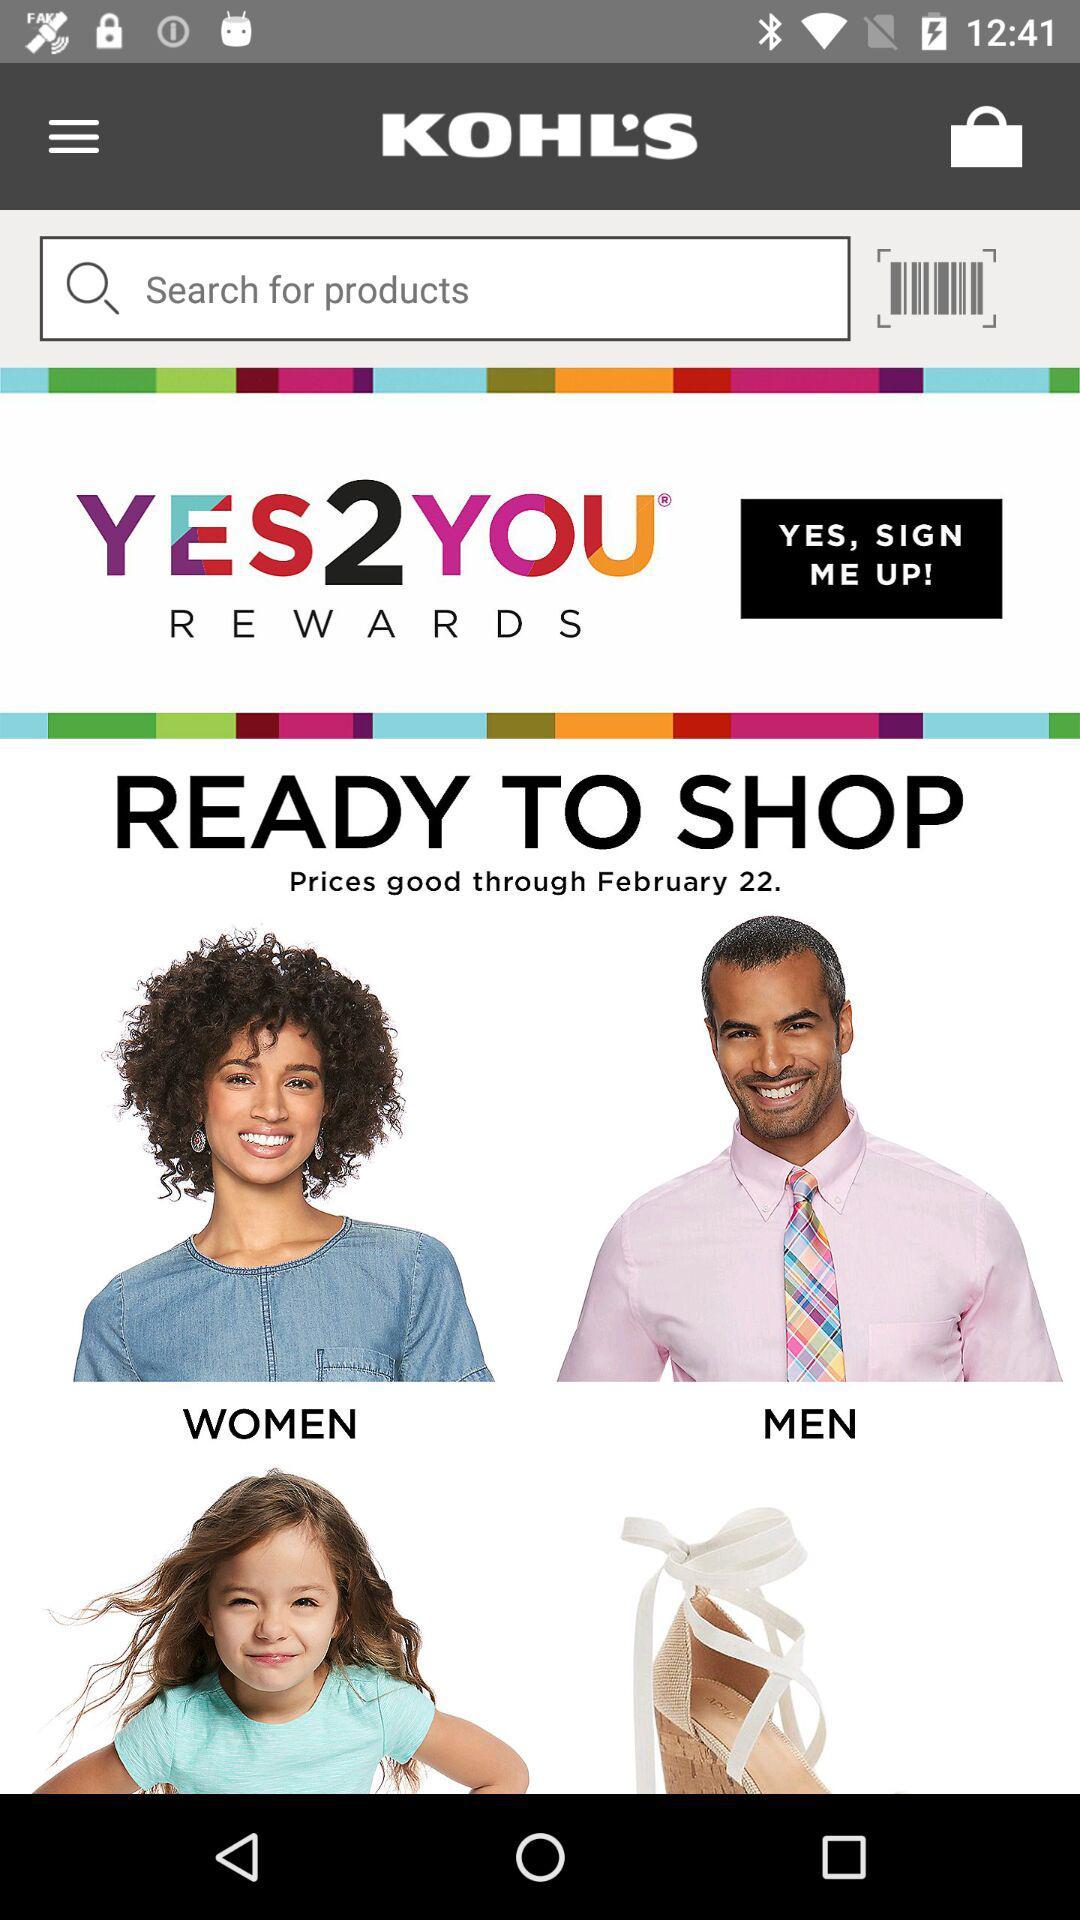 The image size is (1080, 1920). I want to click on page, so click(936, 287).